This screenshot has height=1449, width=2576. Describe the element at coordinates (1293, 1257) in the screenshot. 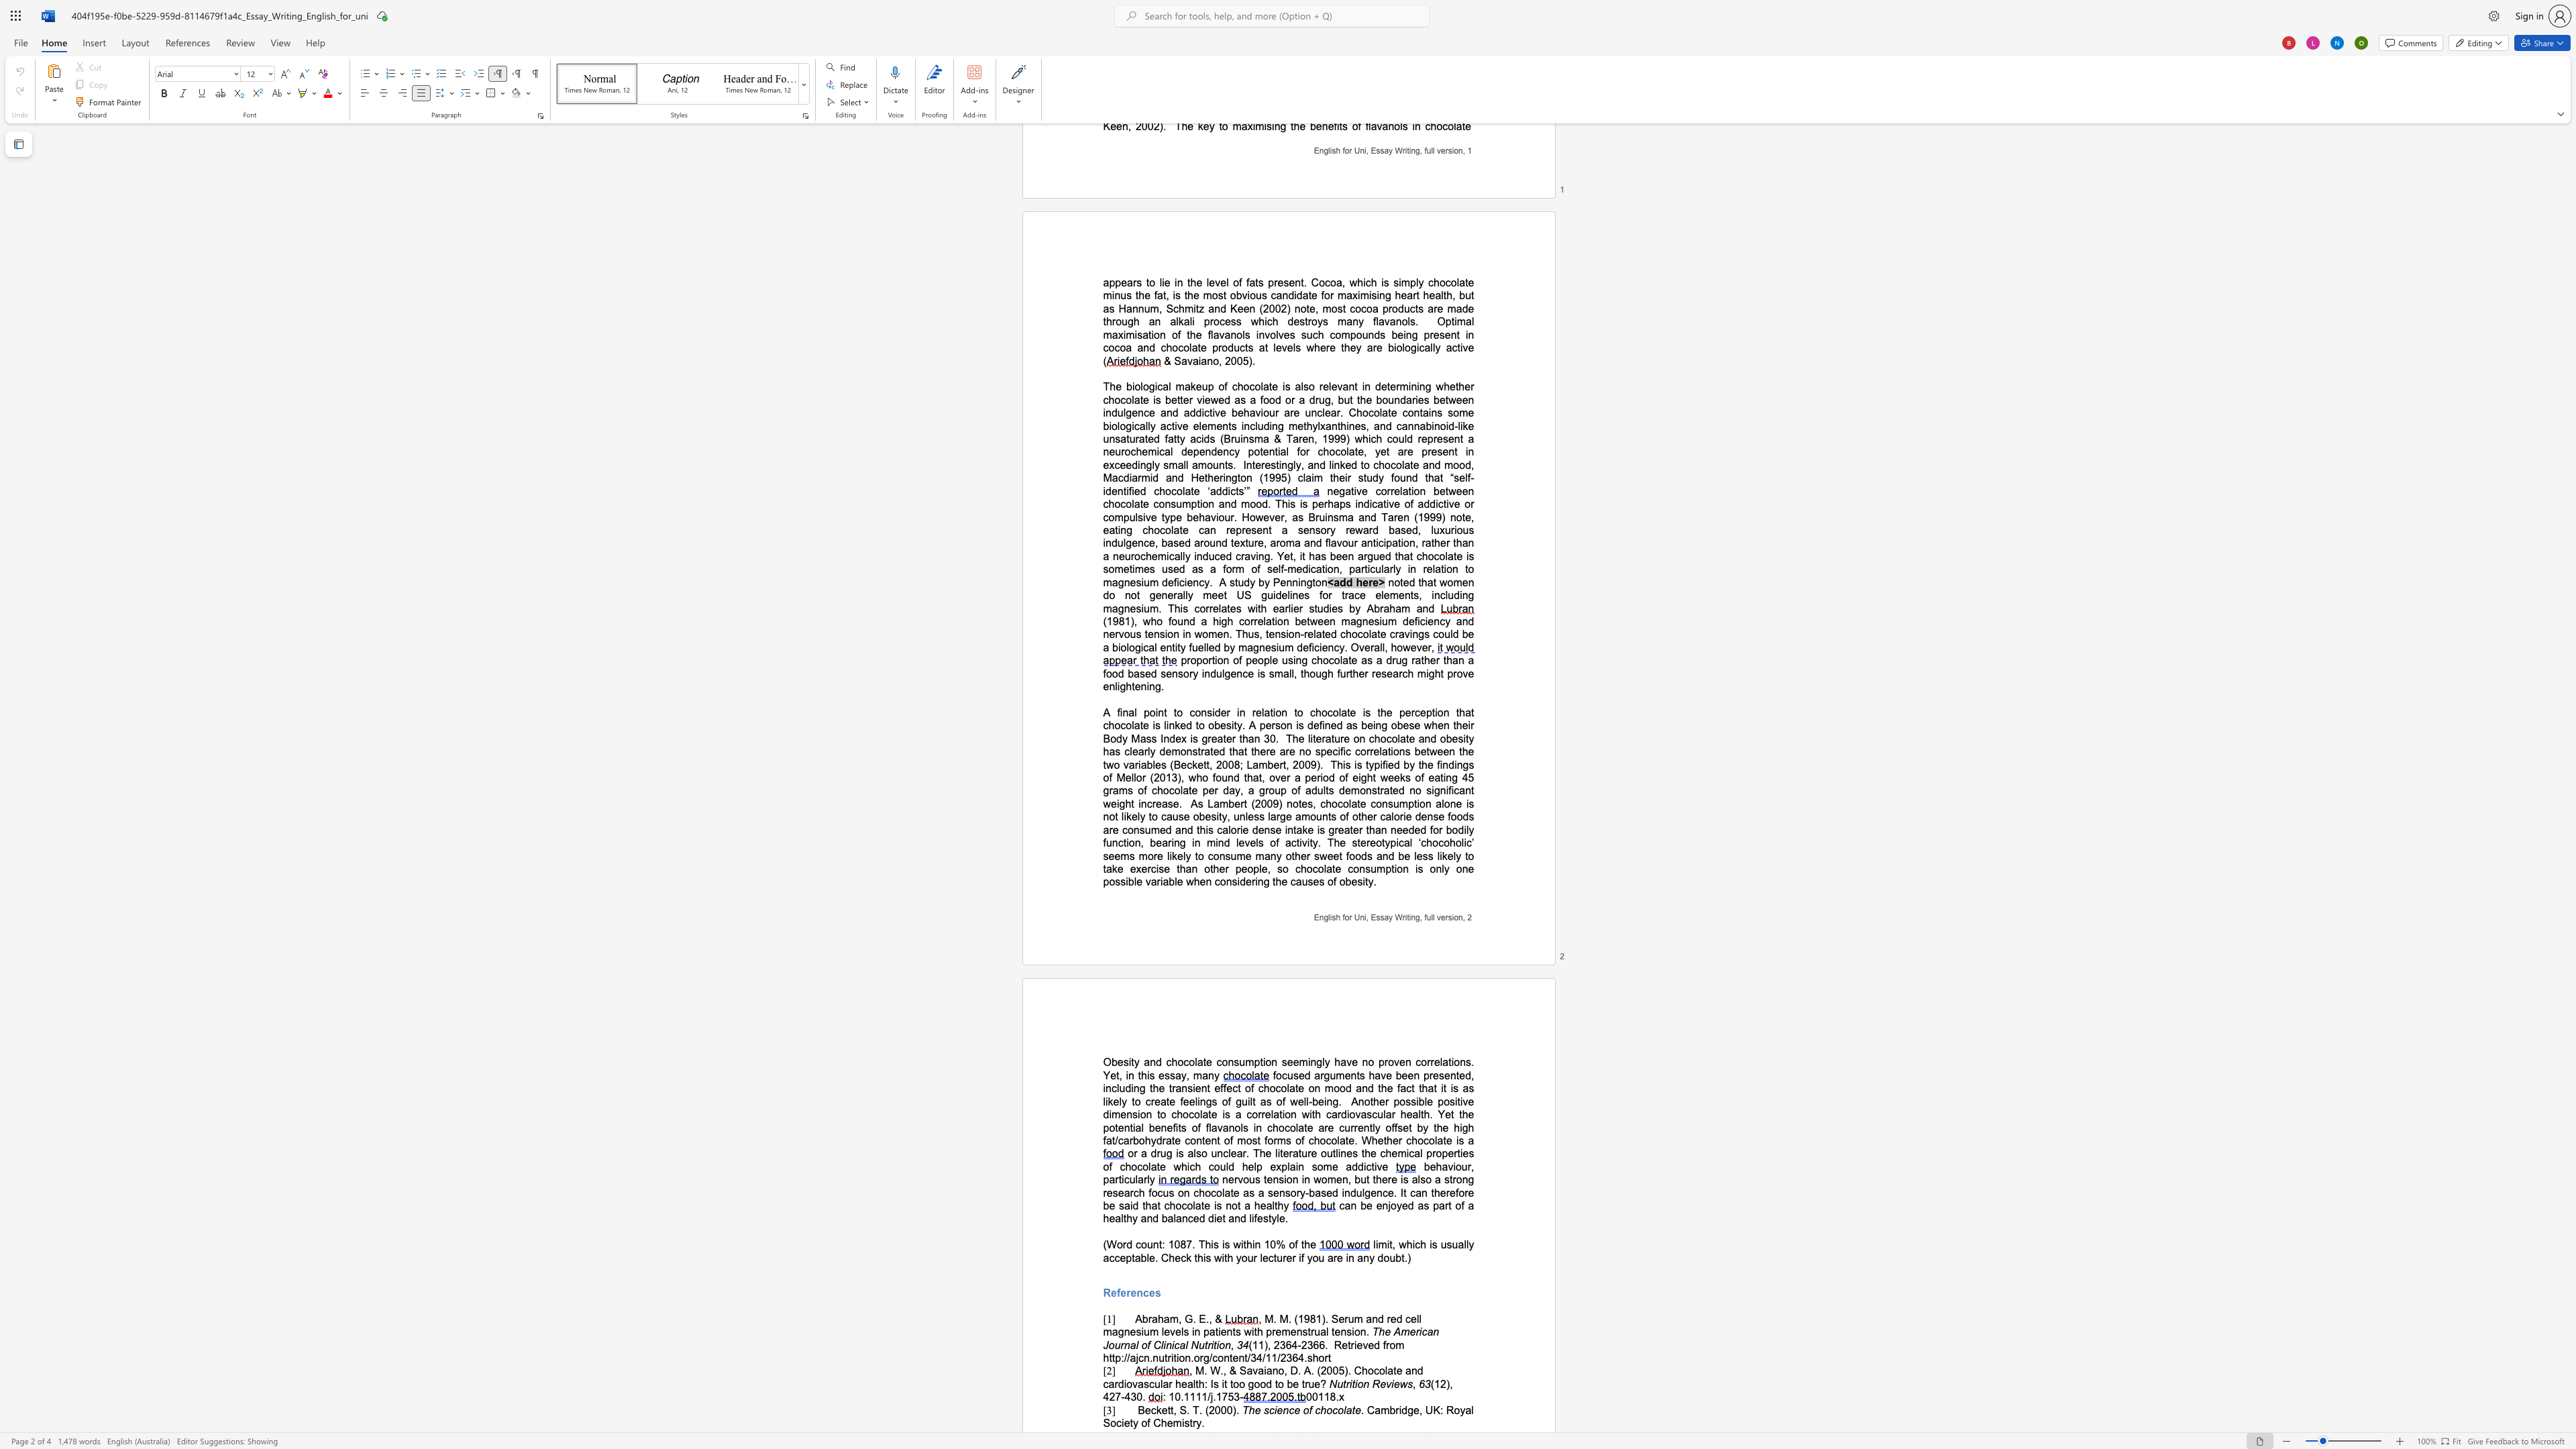

I see `the 3th character "r" in the text` at that location.